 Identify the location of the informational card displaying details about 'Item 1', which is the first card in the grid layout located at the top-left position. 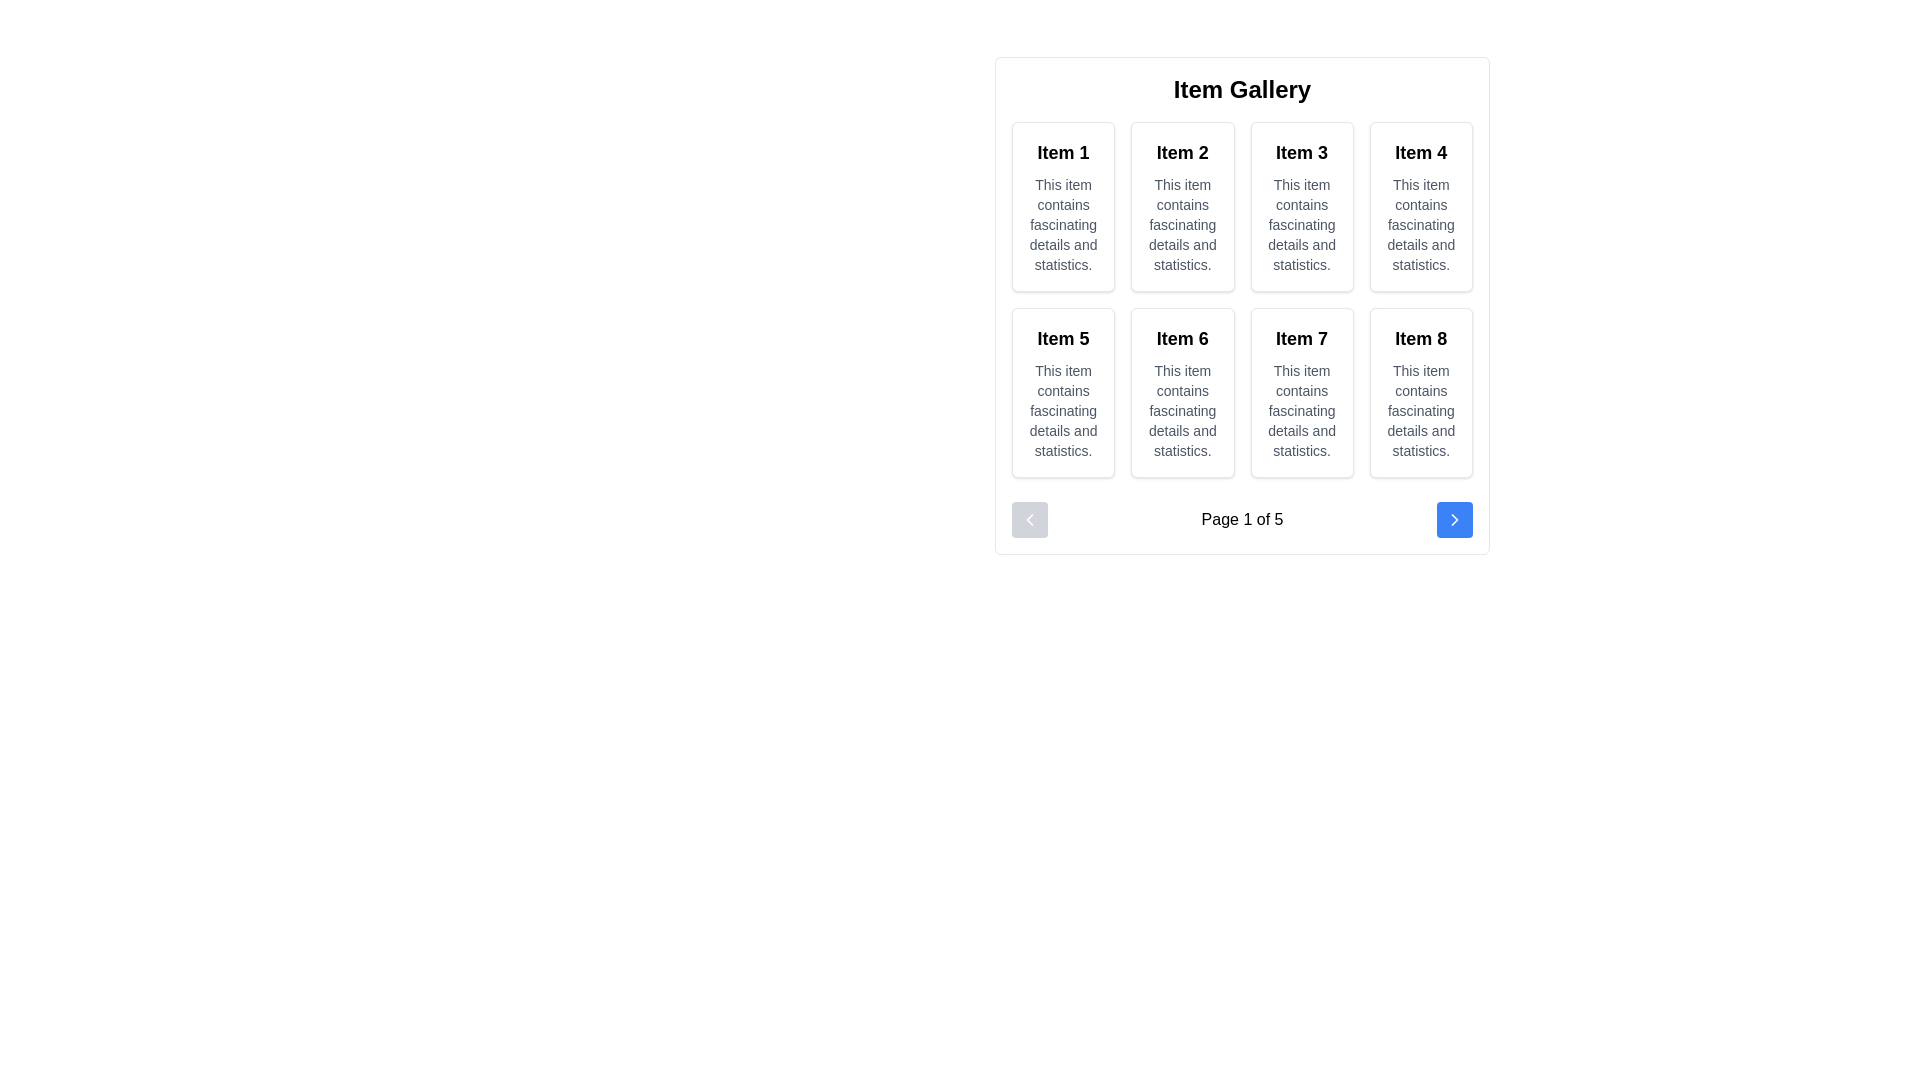
(1062, 207).